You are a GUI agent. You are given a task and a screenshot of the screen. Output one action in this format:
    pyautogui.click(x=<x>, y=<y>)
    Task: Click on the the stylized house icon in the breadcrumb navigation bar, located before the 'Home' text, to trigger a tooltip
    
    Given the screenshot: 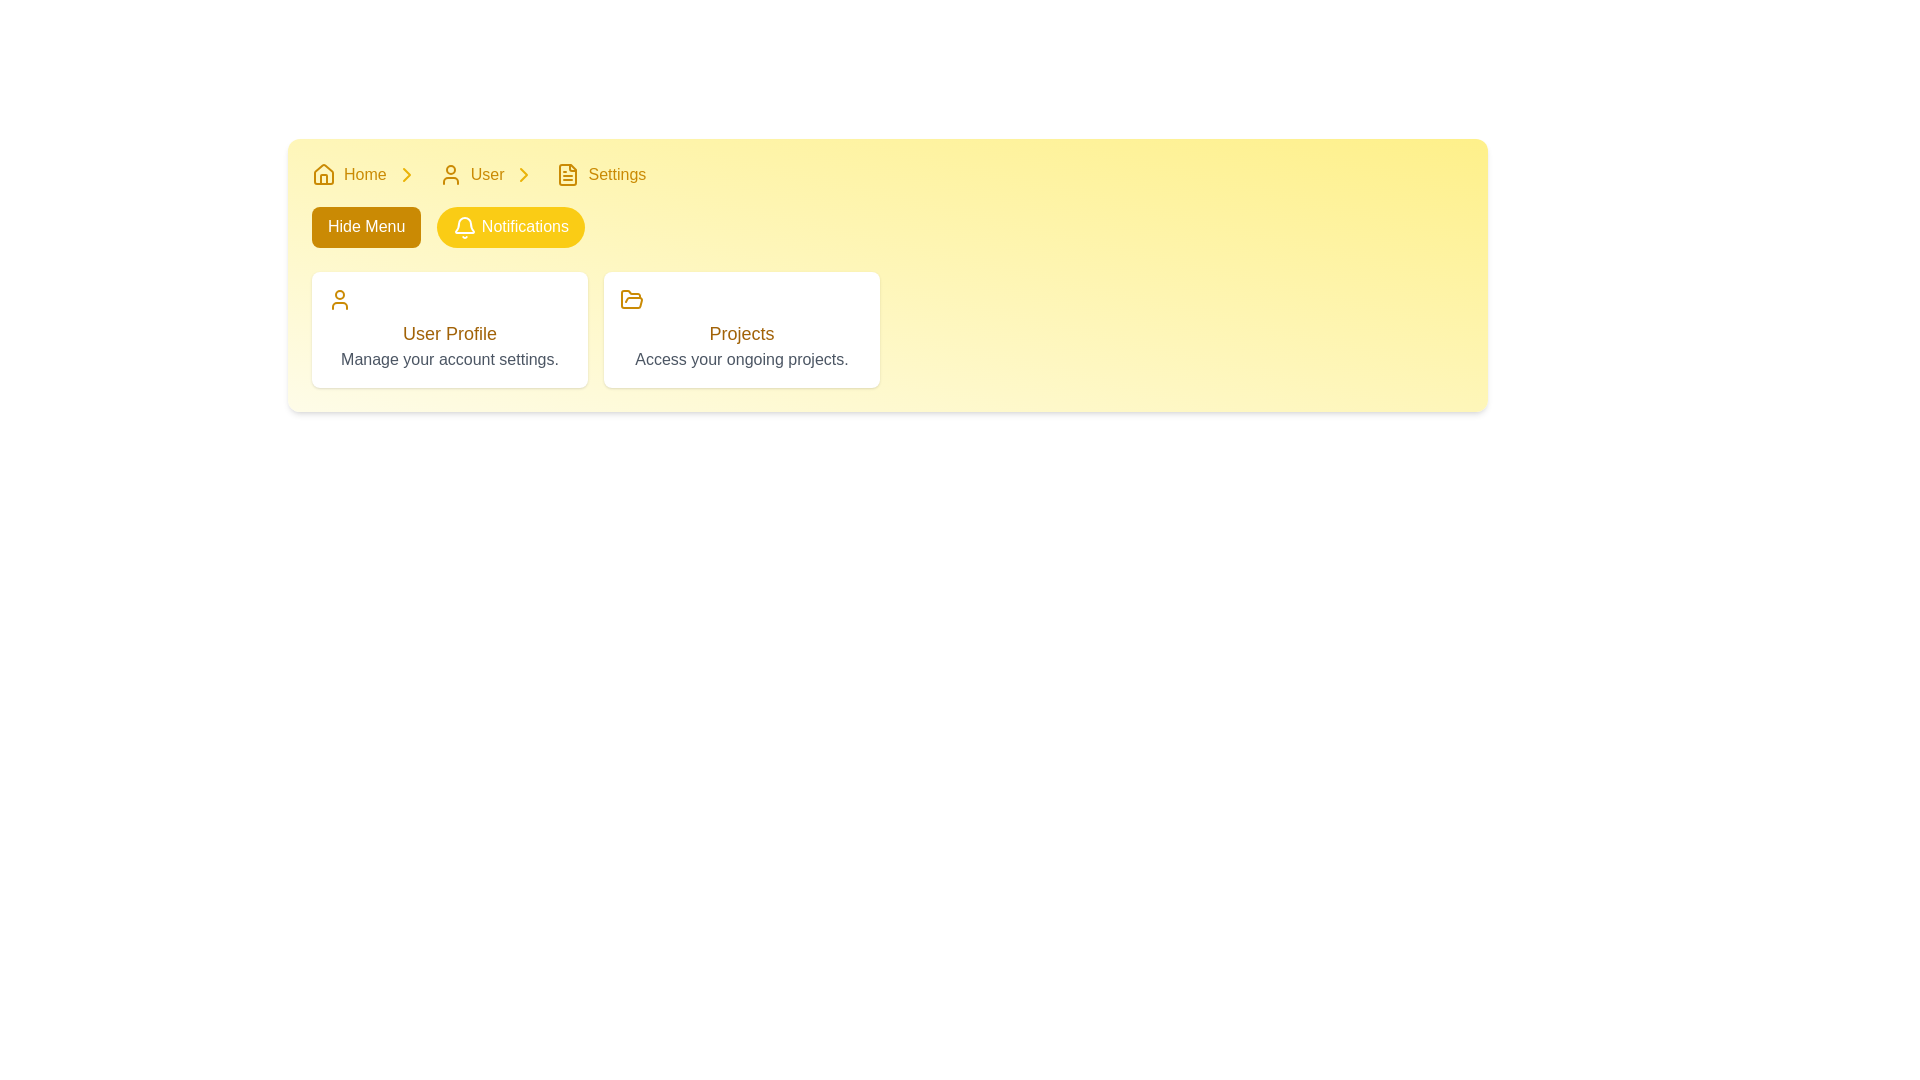 What is the action you would take?
    pyautogui.click(x=324, y=173)
    